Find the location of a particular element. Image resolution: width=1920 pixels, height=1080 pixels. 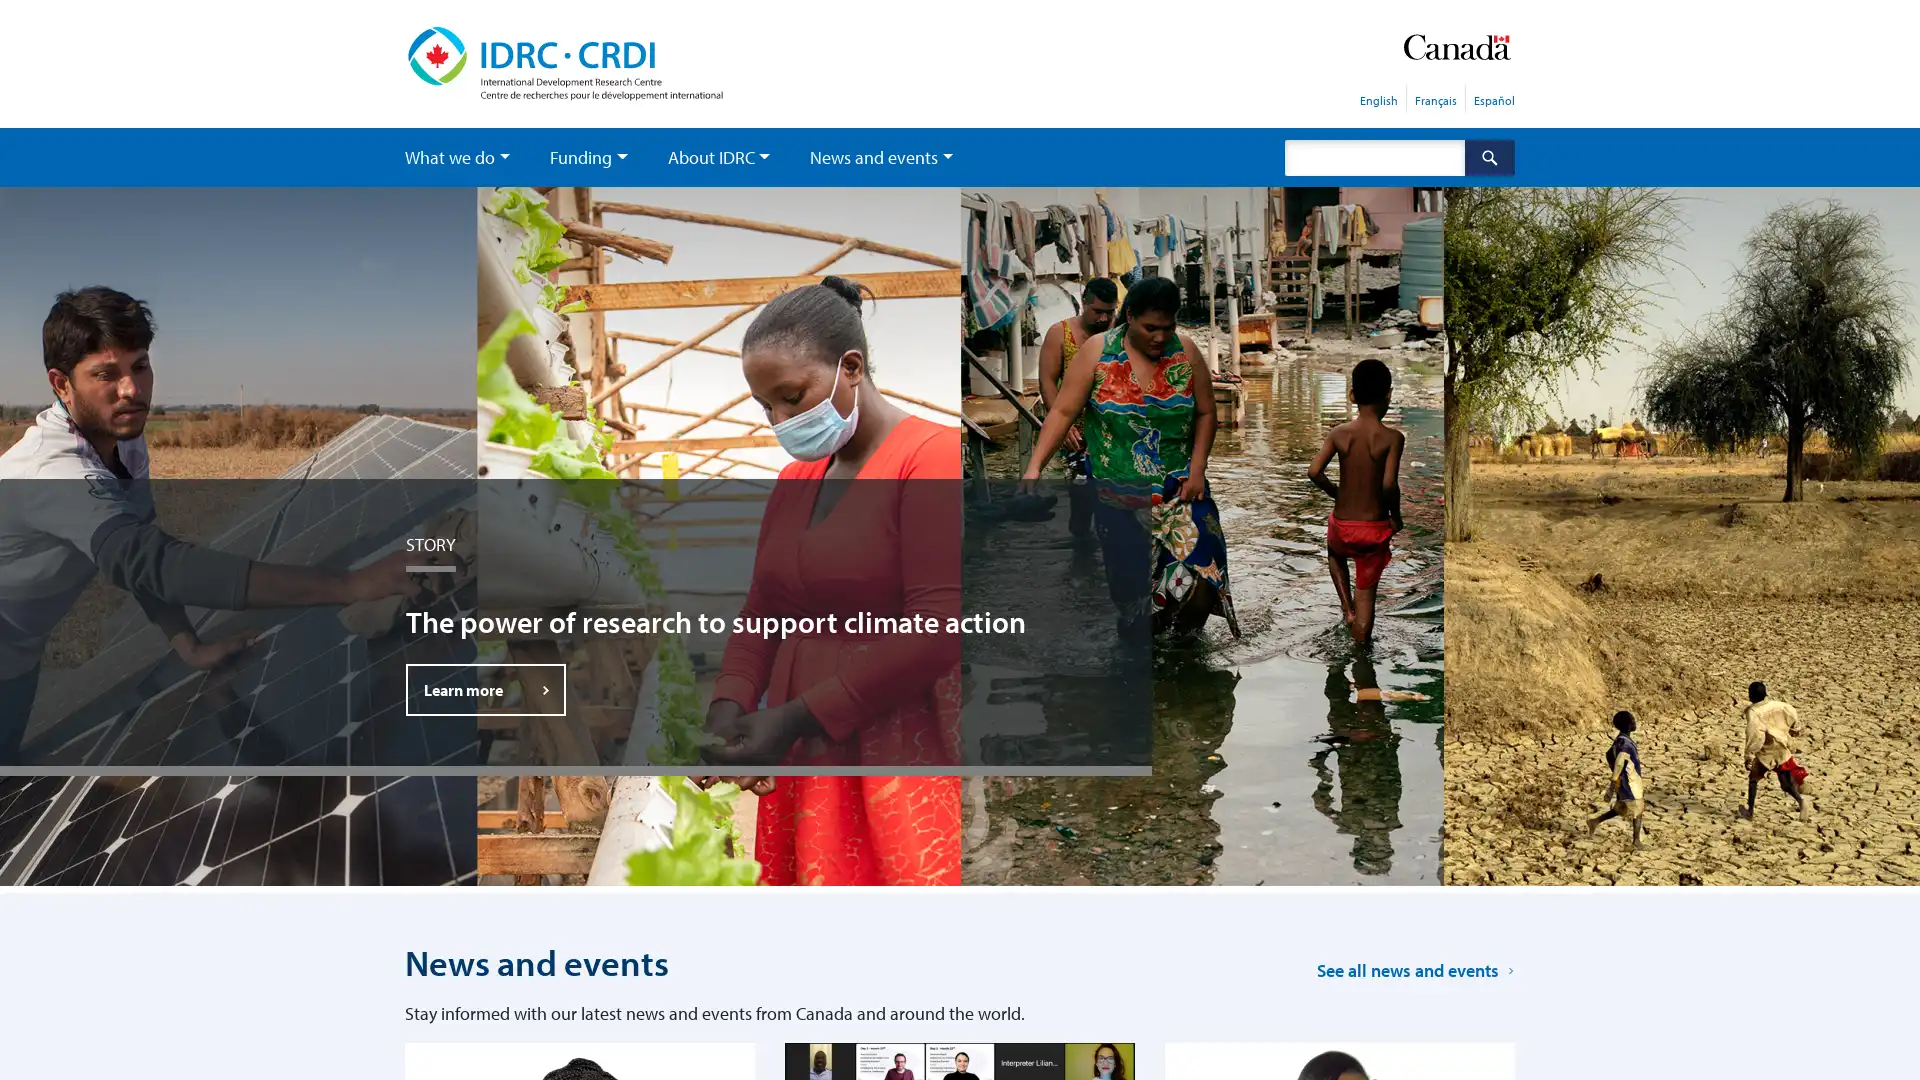

Search is located at coordinates (1489, 156).